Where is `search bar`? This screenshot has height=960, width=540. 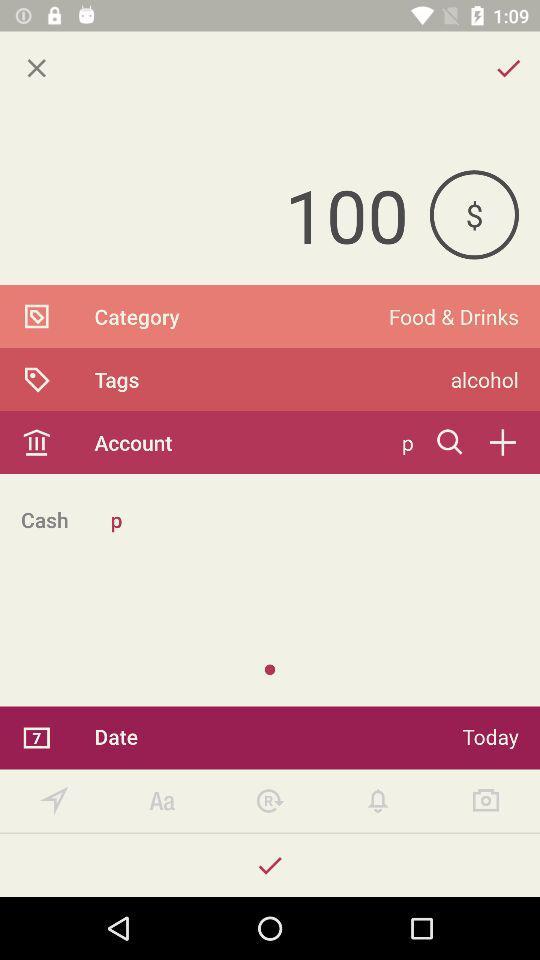 search bar is located at coordinates (450, 442).